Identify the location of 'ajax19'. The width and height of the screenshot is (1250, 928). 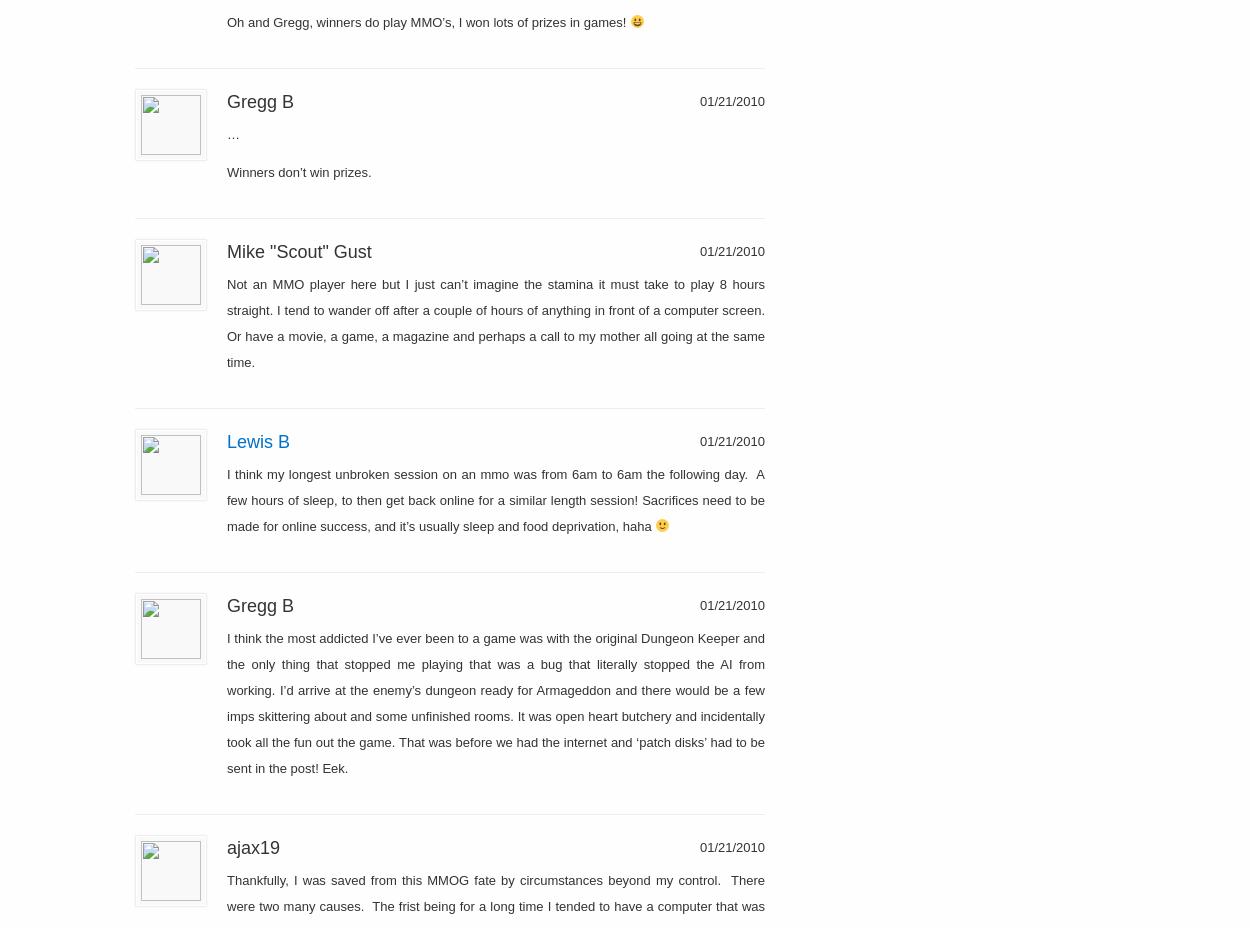
(253, 846).